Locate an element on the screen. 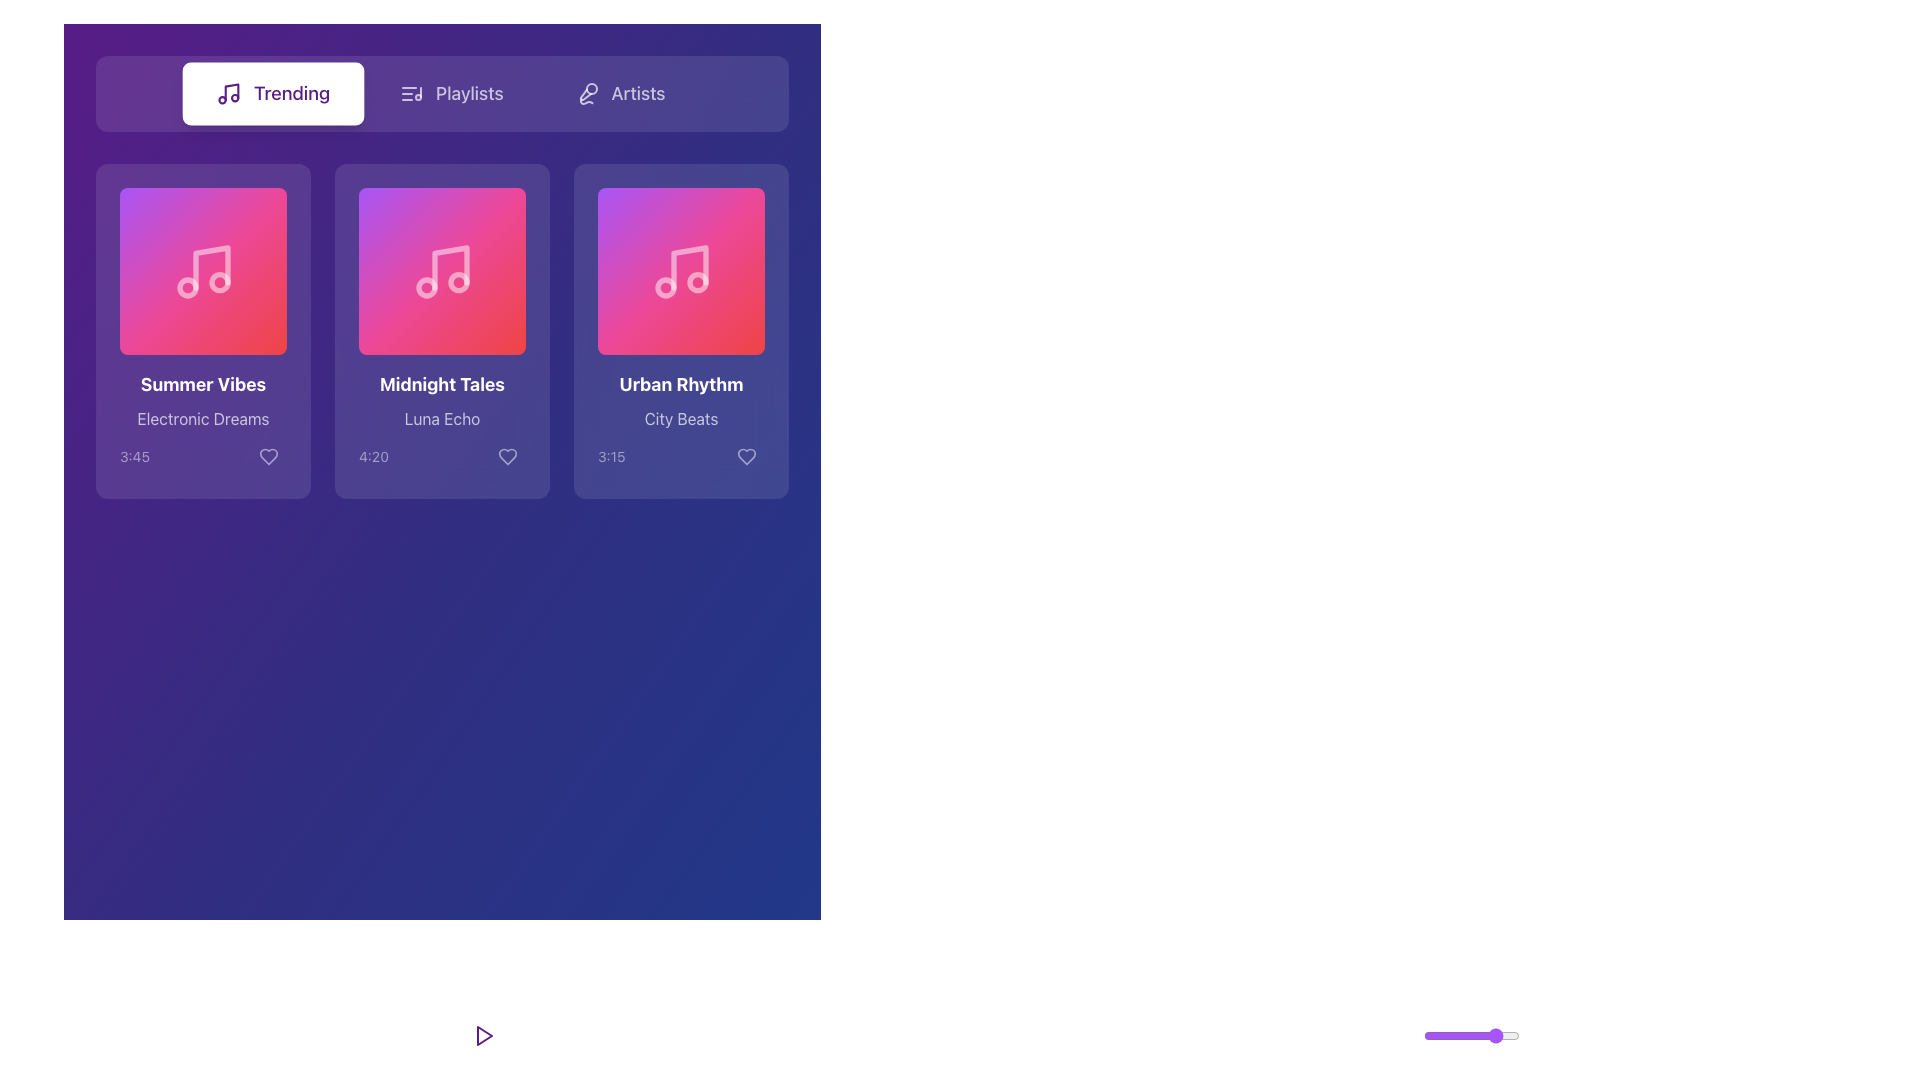  the text label displaying '3:15' in a small font size with white color at 50% opacity, located at the bottom left of the 'Urban Rhythm' card is located at coordinates (610, 456).